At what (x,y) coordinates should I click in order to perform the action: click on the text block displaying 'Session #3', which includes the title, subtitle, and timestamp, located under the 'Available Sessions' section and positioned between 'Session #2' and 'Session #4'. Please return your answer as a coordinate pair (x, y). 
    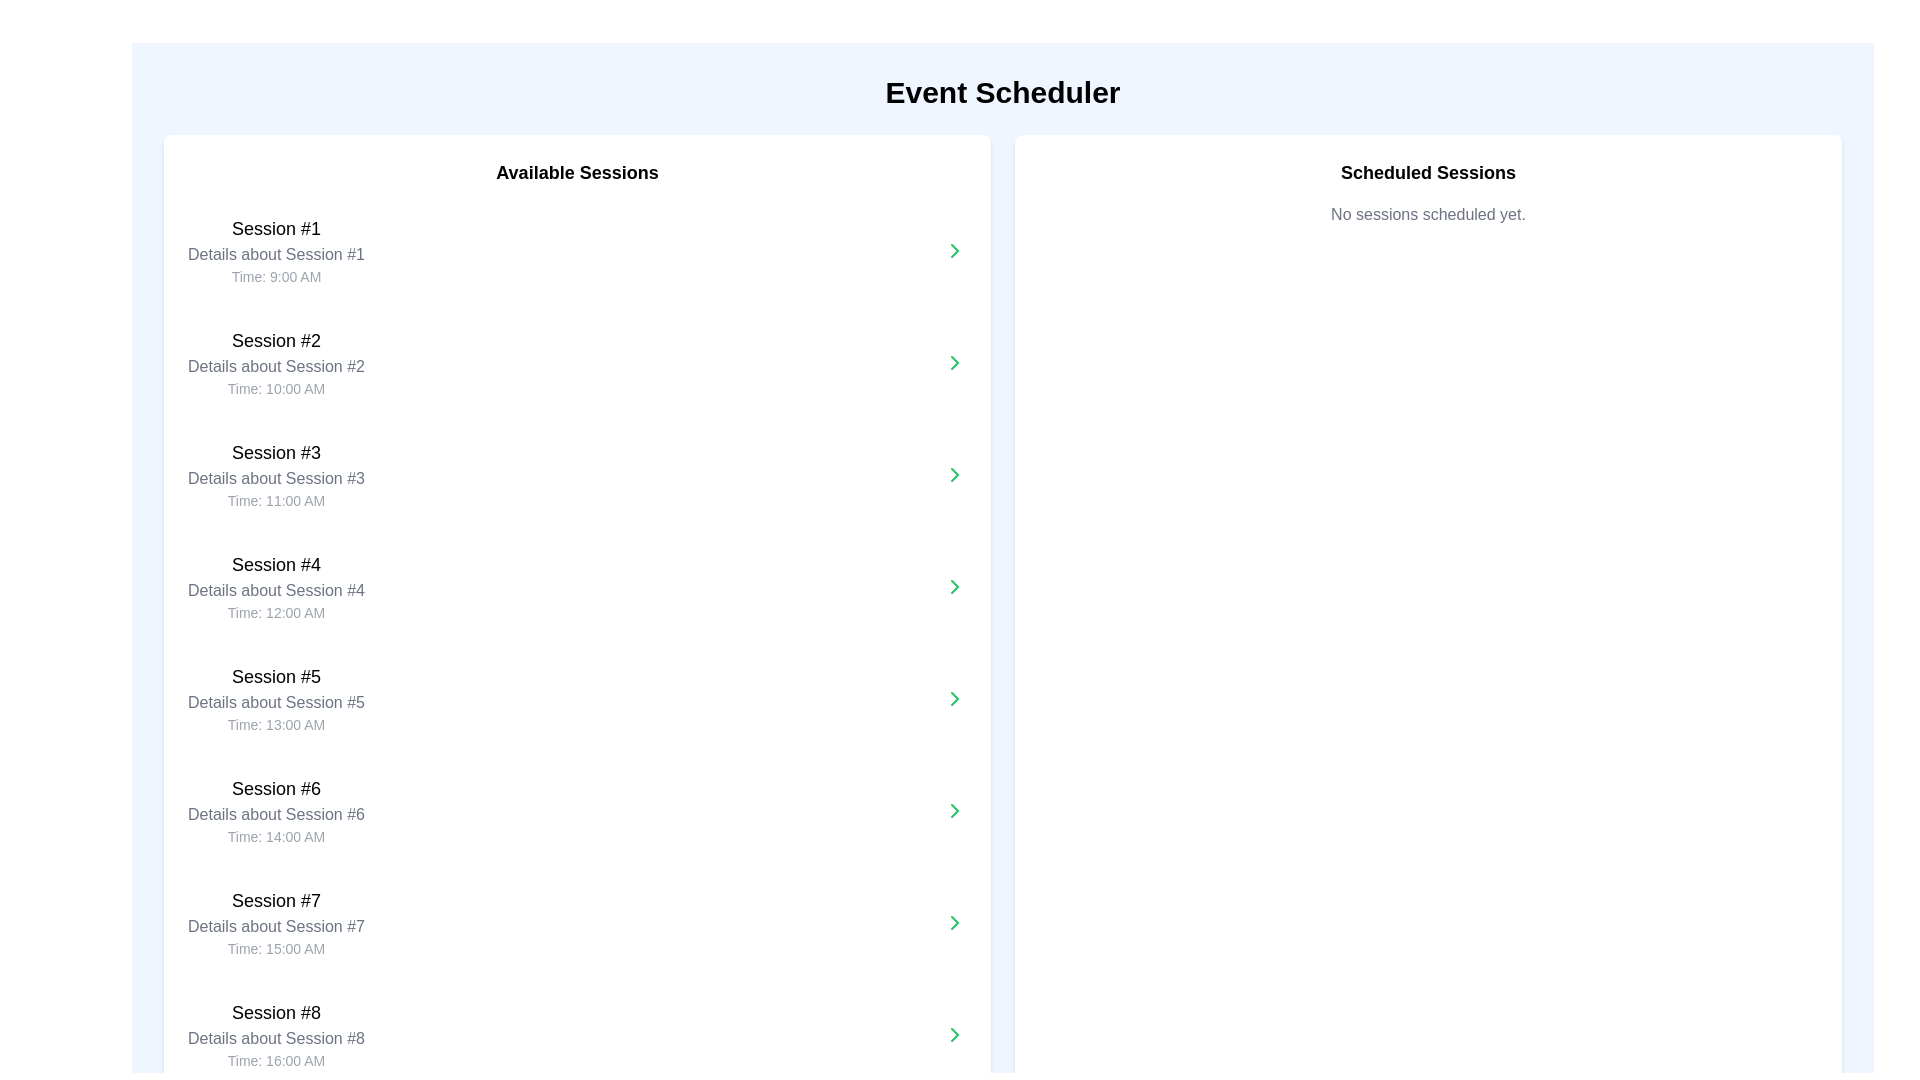
    Looking at the image, I should click on (275, 474).